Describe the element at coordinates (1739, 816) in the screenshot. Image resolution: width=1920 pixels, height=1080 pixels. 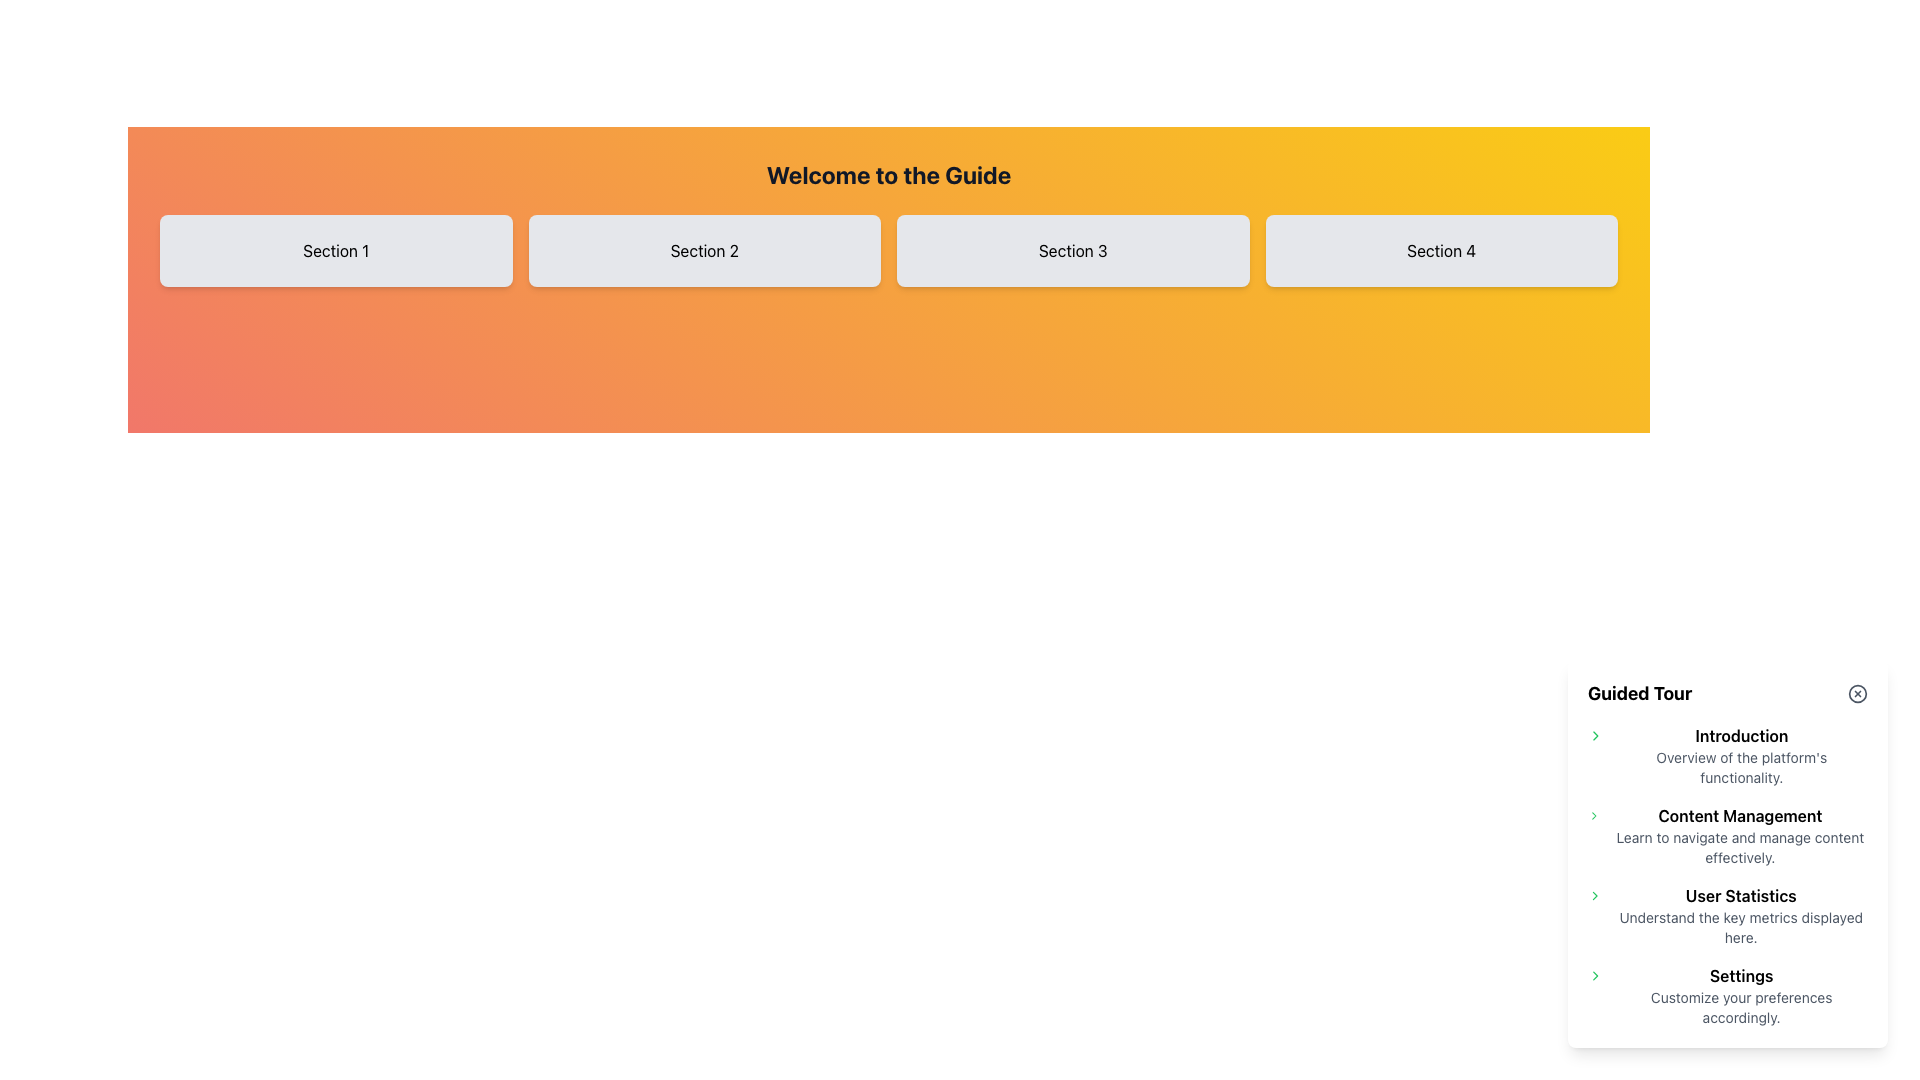
I see `the text label displaying 'Content Management', which is prominently styled and located in the 'Guided Tour' section, between 'Introduction' and 'User Statistics'` at that location.